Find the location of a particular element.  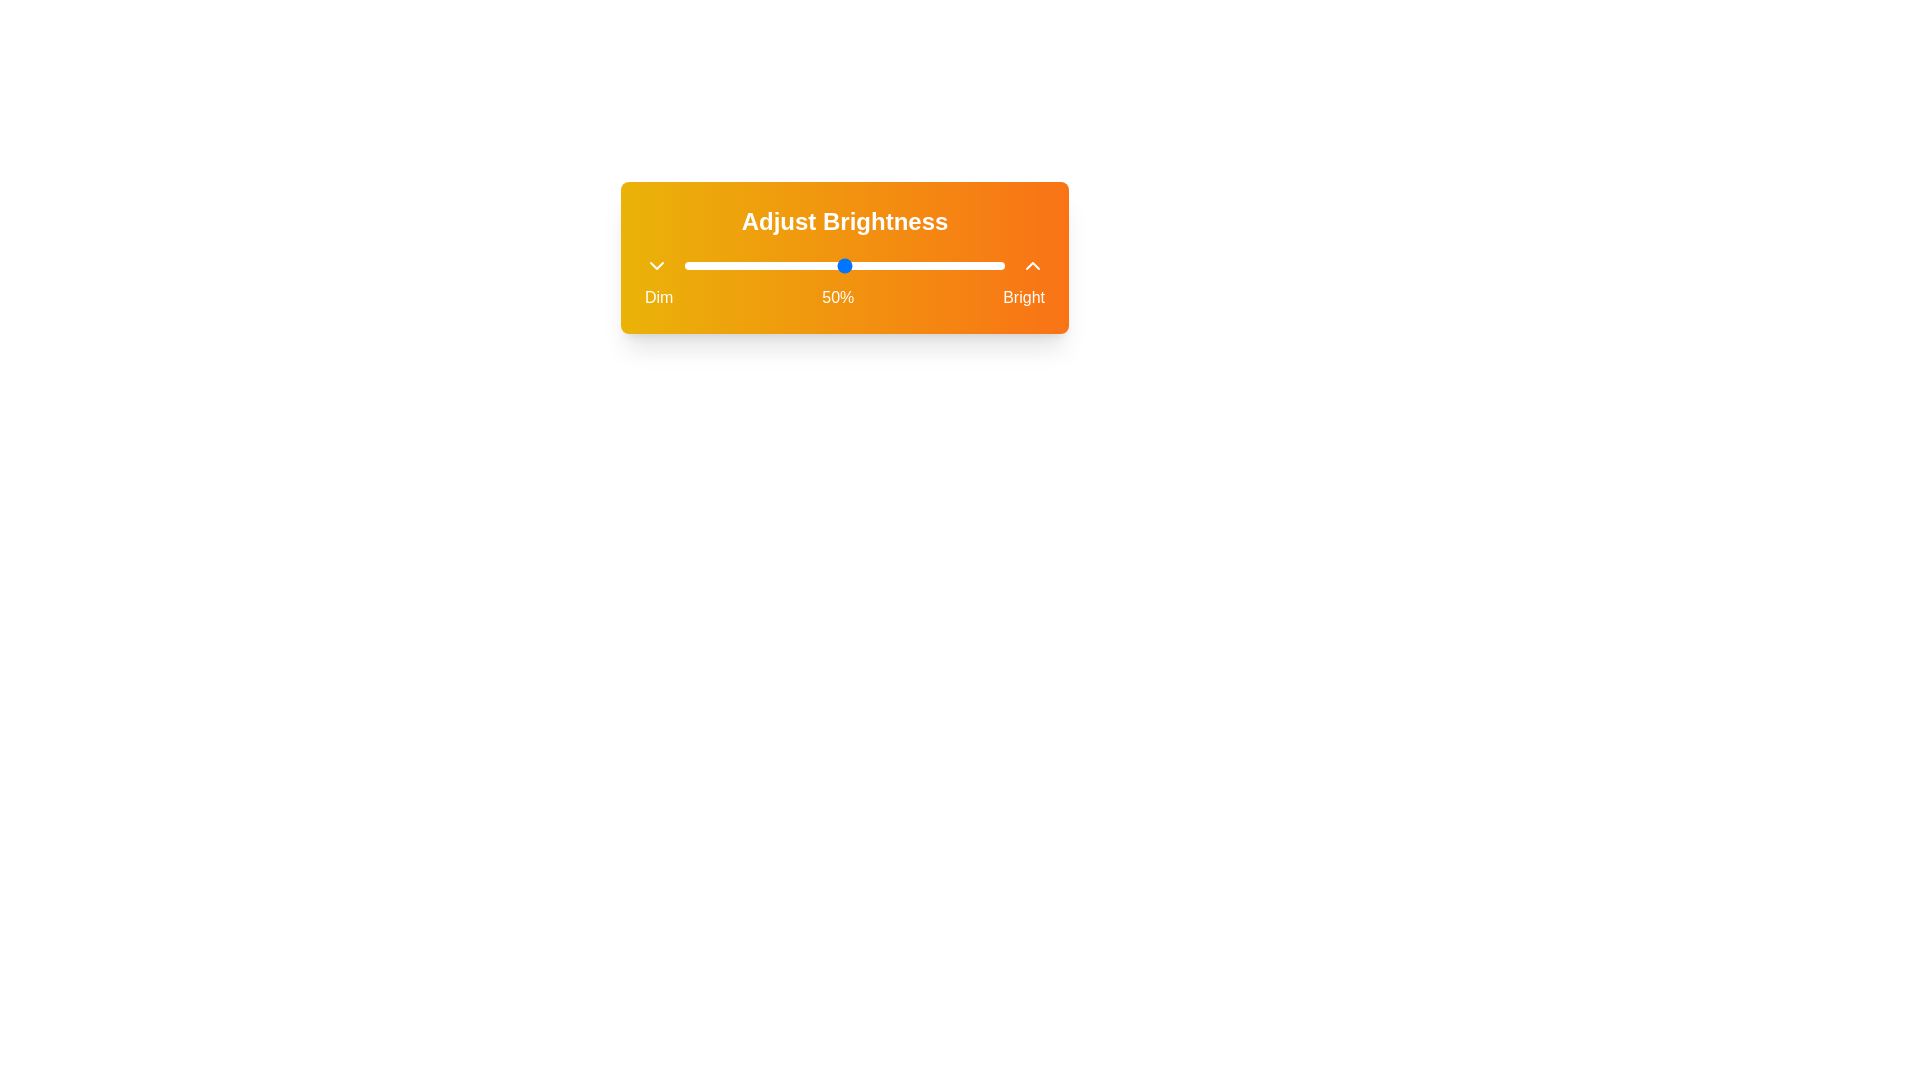

brightness level is located at coordinates (697, 265).